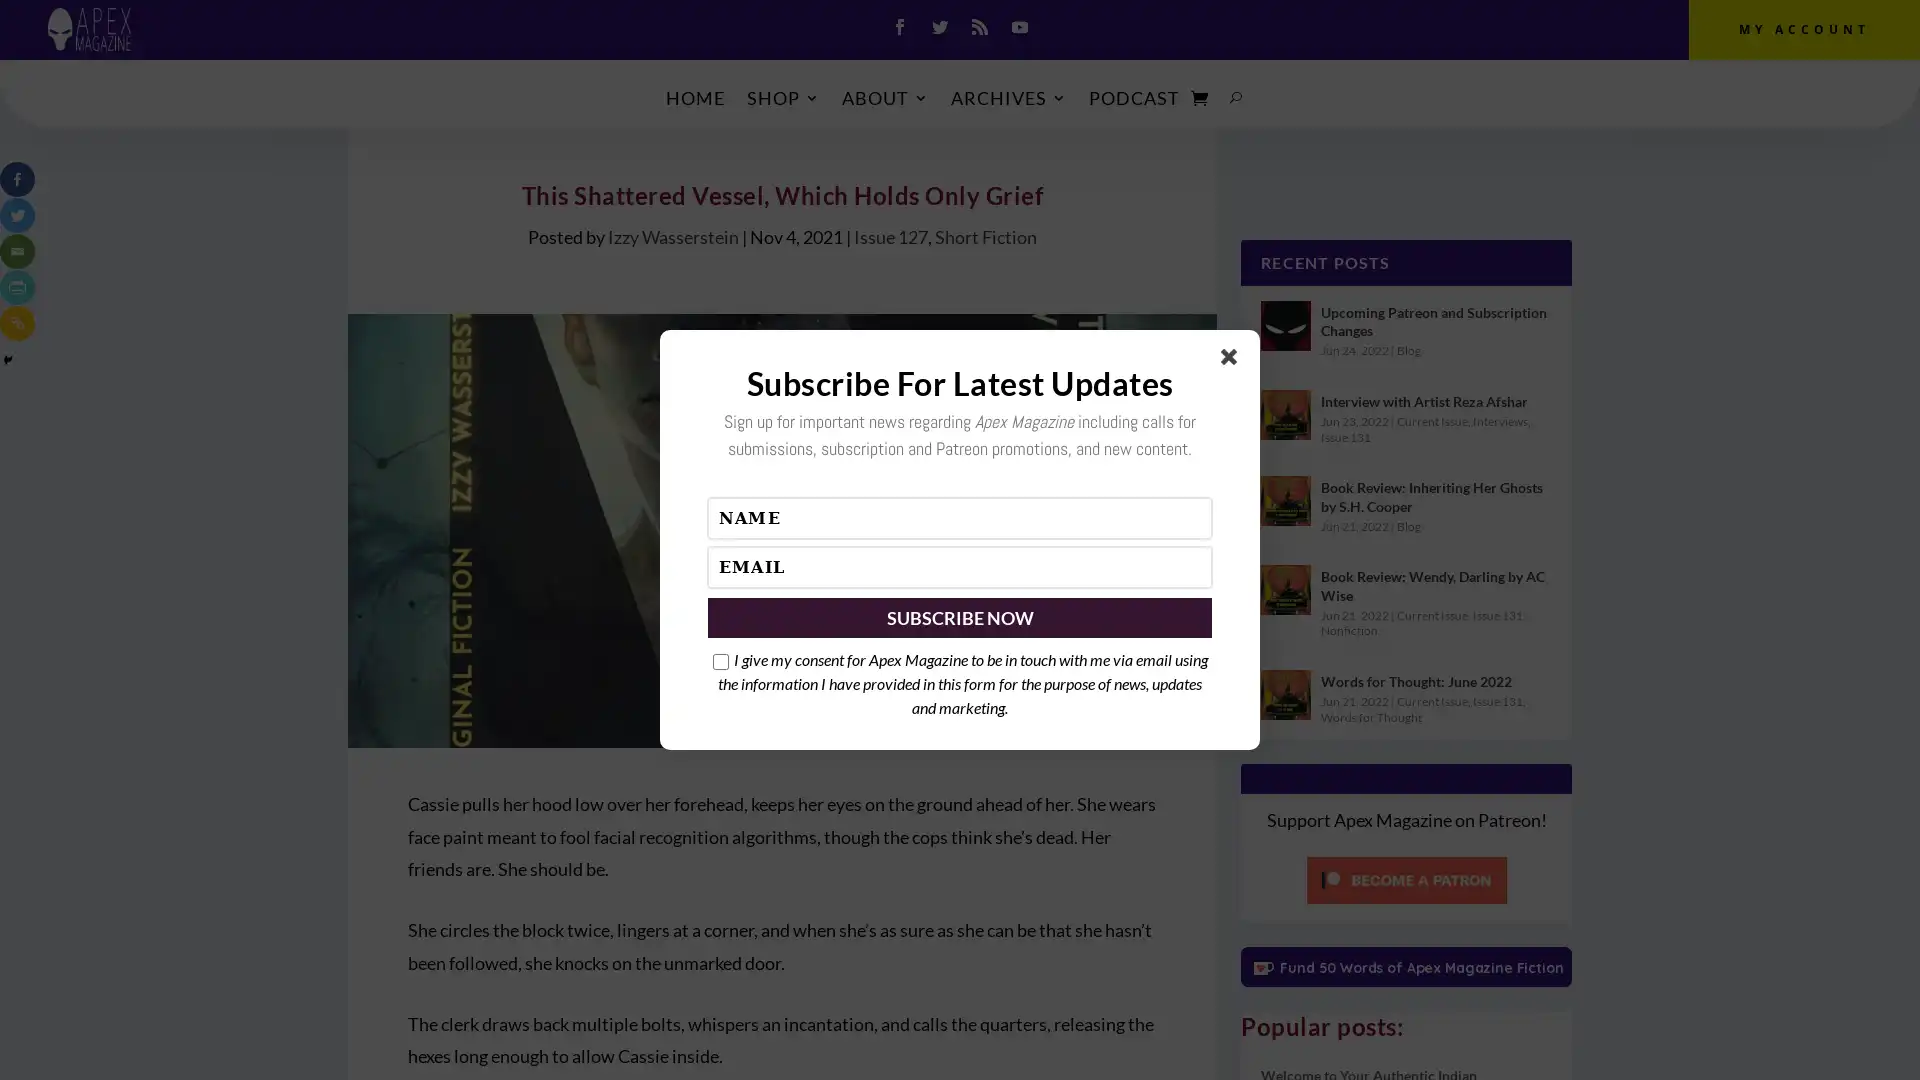 The width and height of the screenshot is (1920, 1080). What do you see at coordinates (1235, 97) in the screenshot?
I see `U` at bounding box center [1235, 97].